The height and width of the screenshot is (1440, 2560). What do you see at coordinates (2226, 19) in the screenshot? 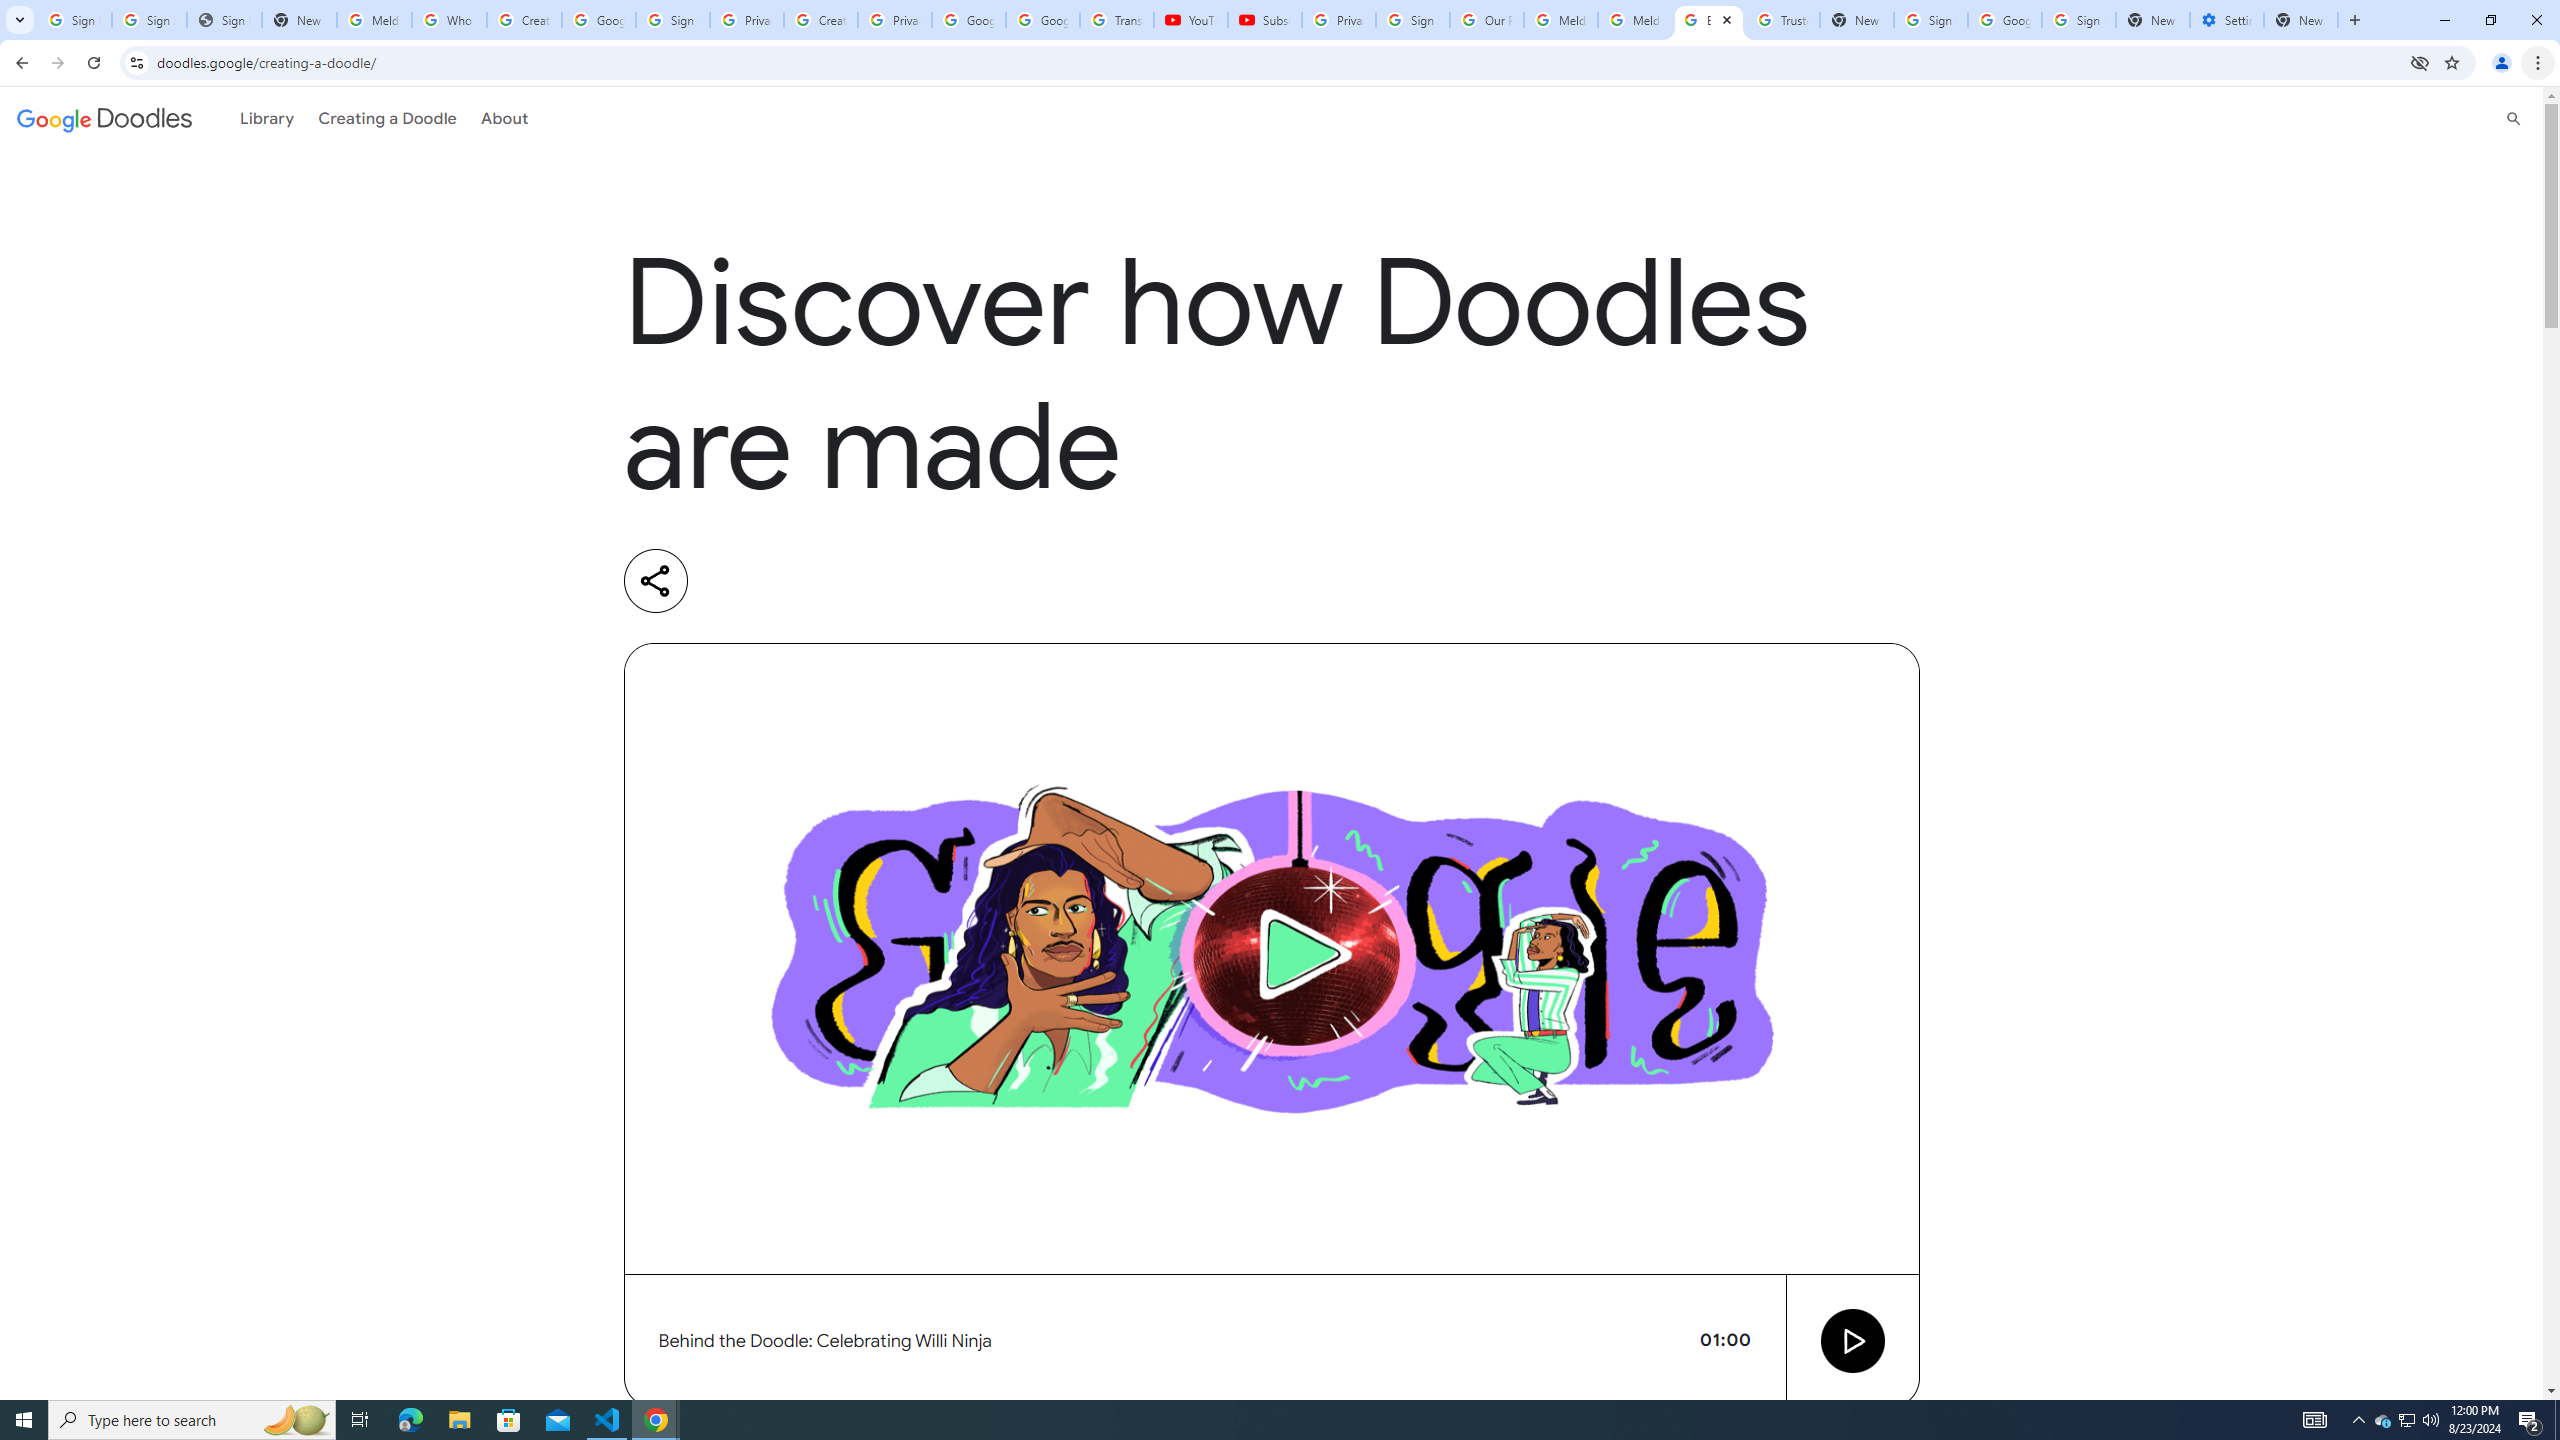
I see `'Settings - Addresses and more'` at bounding box center [2226, 19].